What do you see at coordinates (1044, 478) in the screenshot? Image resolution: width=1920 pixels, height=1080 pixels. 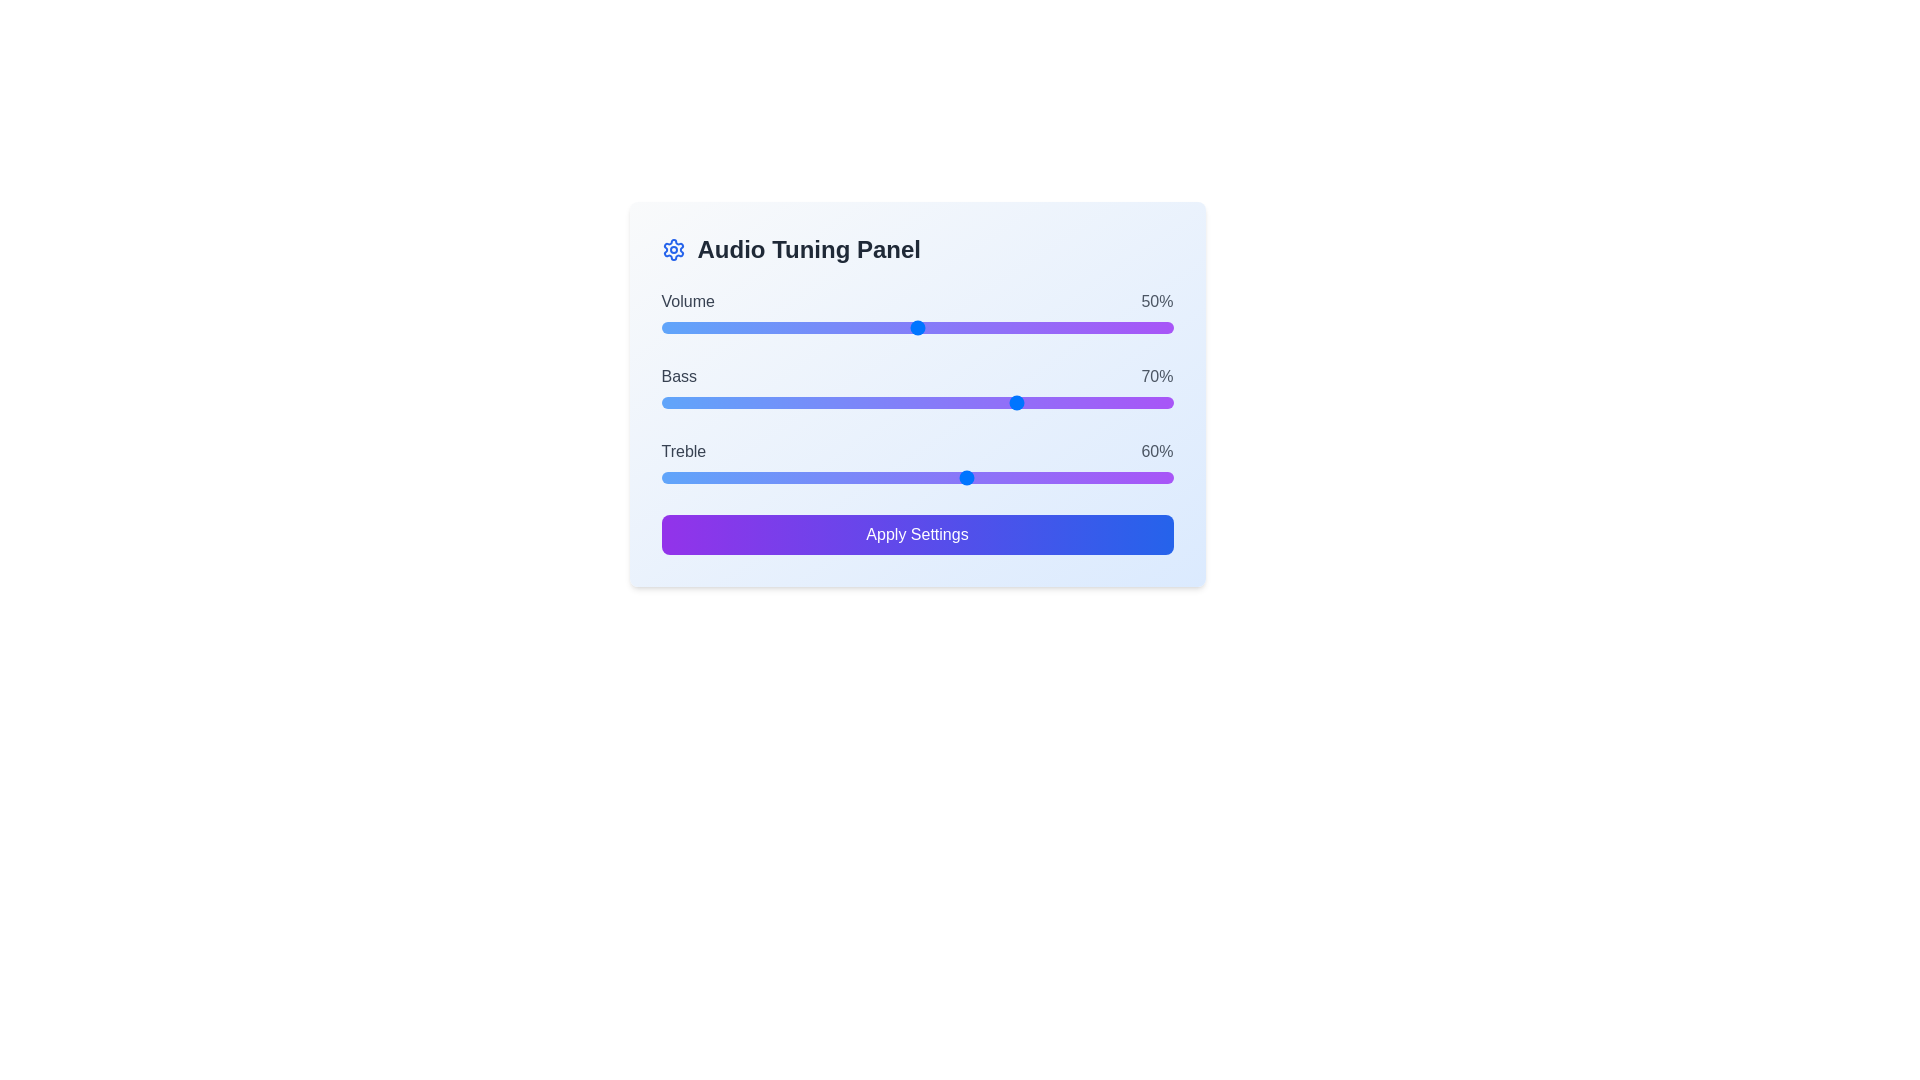 I see `the slider's value` at bounding box center [1044, 478].